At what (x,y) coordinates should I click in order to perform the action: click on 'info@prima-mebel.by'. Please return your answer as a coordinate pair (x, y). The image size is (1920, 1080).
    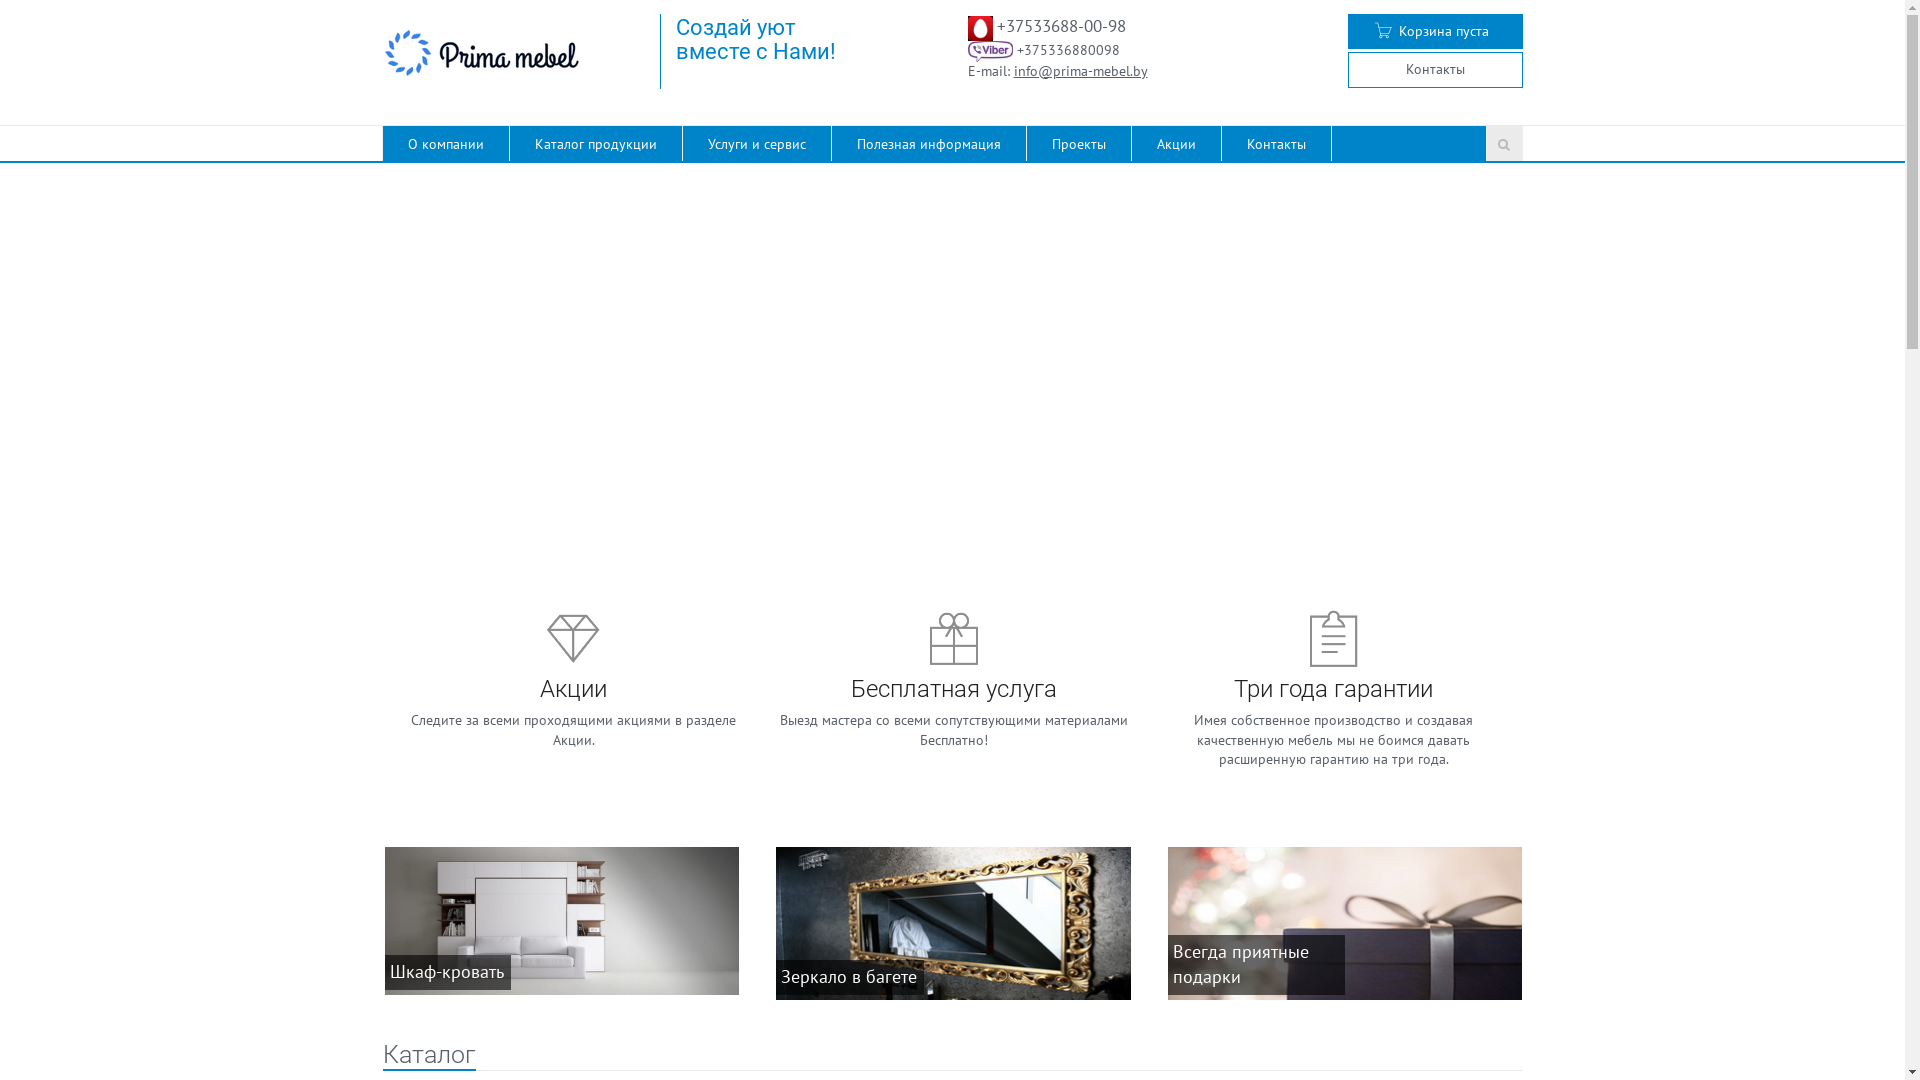
    Looking at the image, I should click on (1079, 69).